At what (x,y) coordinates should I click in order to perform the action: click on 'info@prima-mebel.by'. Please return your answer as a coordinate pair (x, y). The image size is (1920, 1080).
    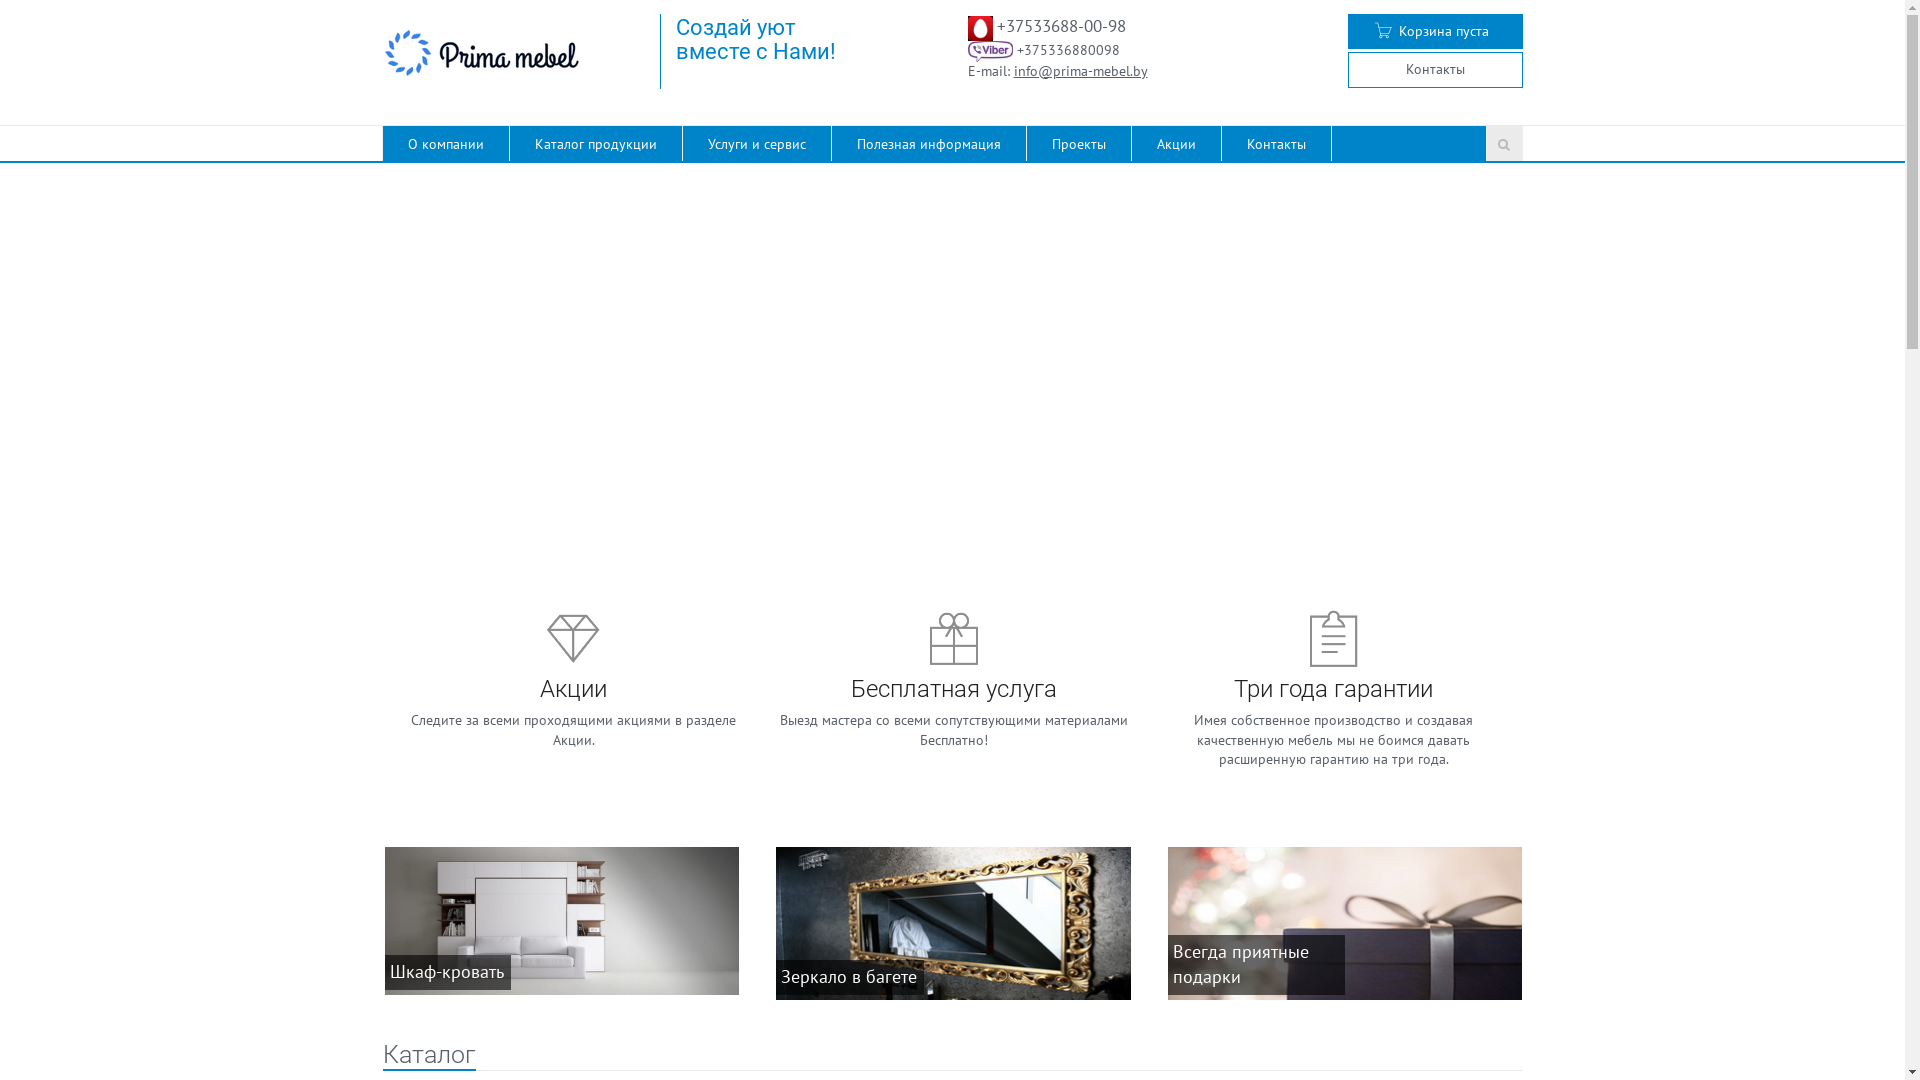
    Looking at the image, I should click on (1079, 69).